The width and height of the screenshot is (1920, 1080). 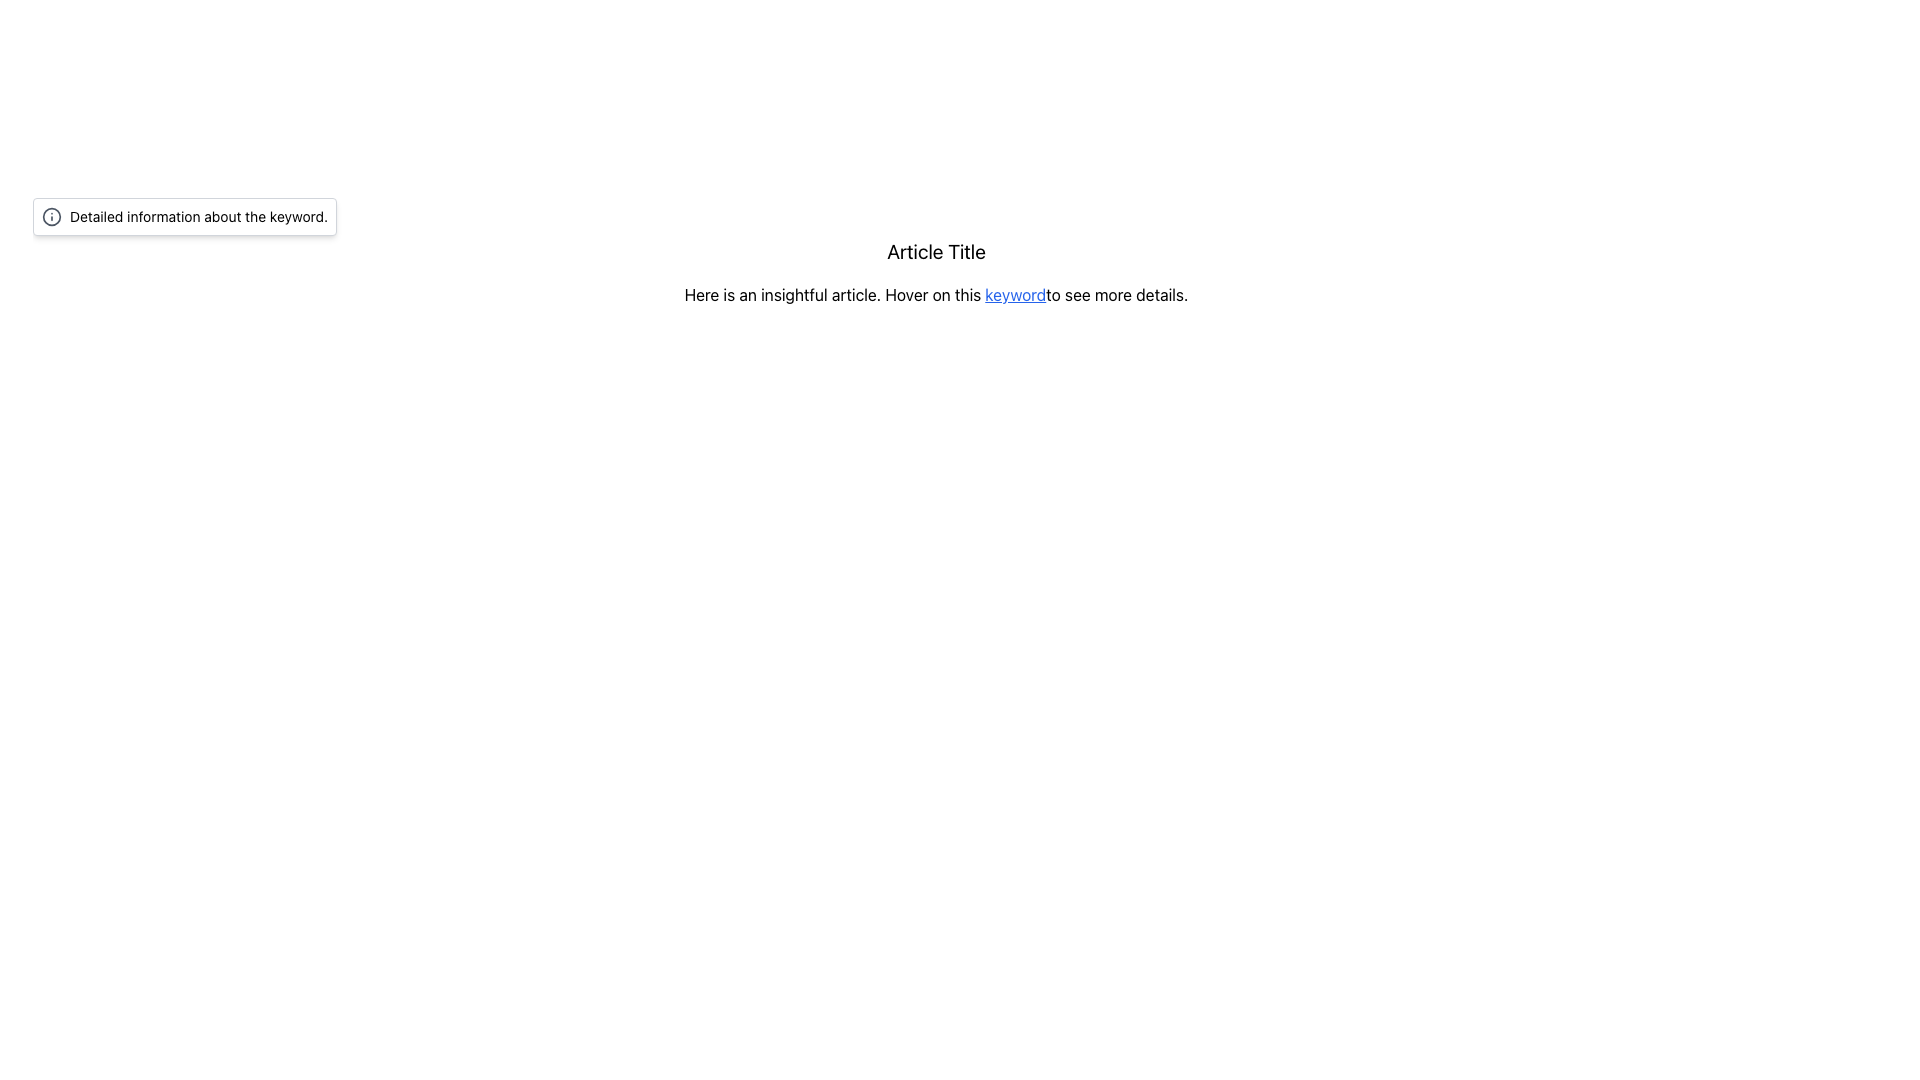 What do you see at coordinates (935, 250) in the screenshot?
I see `the headline text element that indicates the subject or main focus of the content section` at bounding box center [935, 250].